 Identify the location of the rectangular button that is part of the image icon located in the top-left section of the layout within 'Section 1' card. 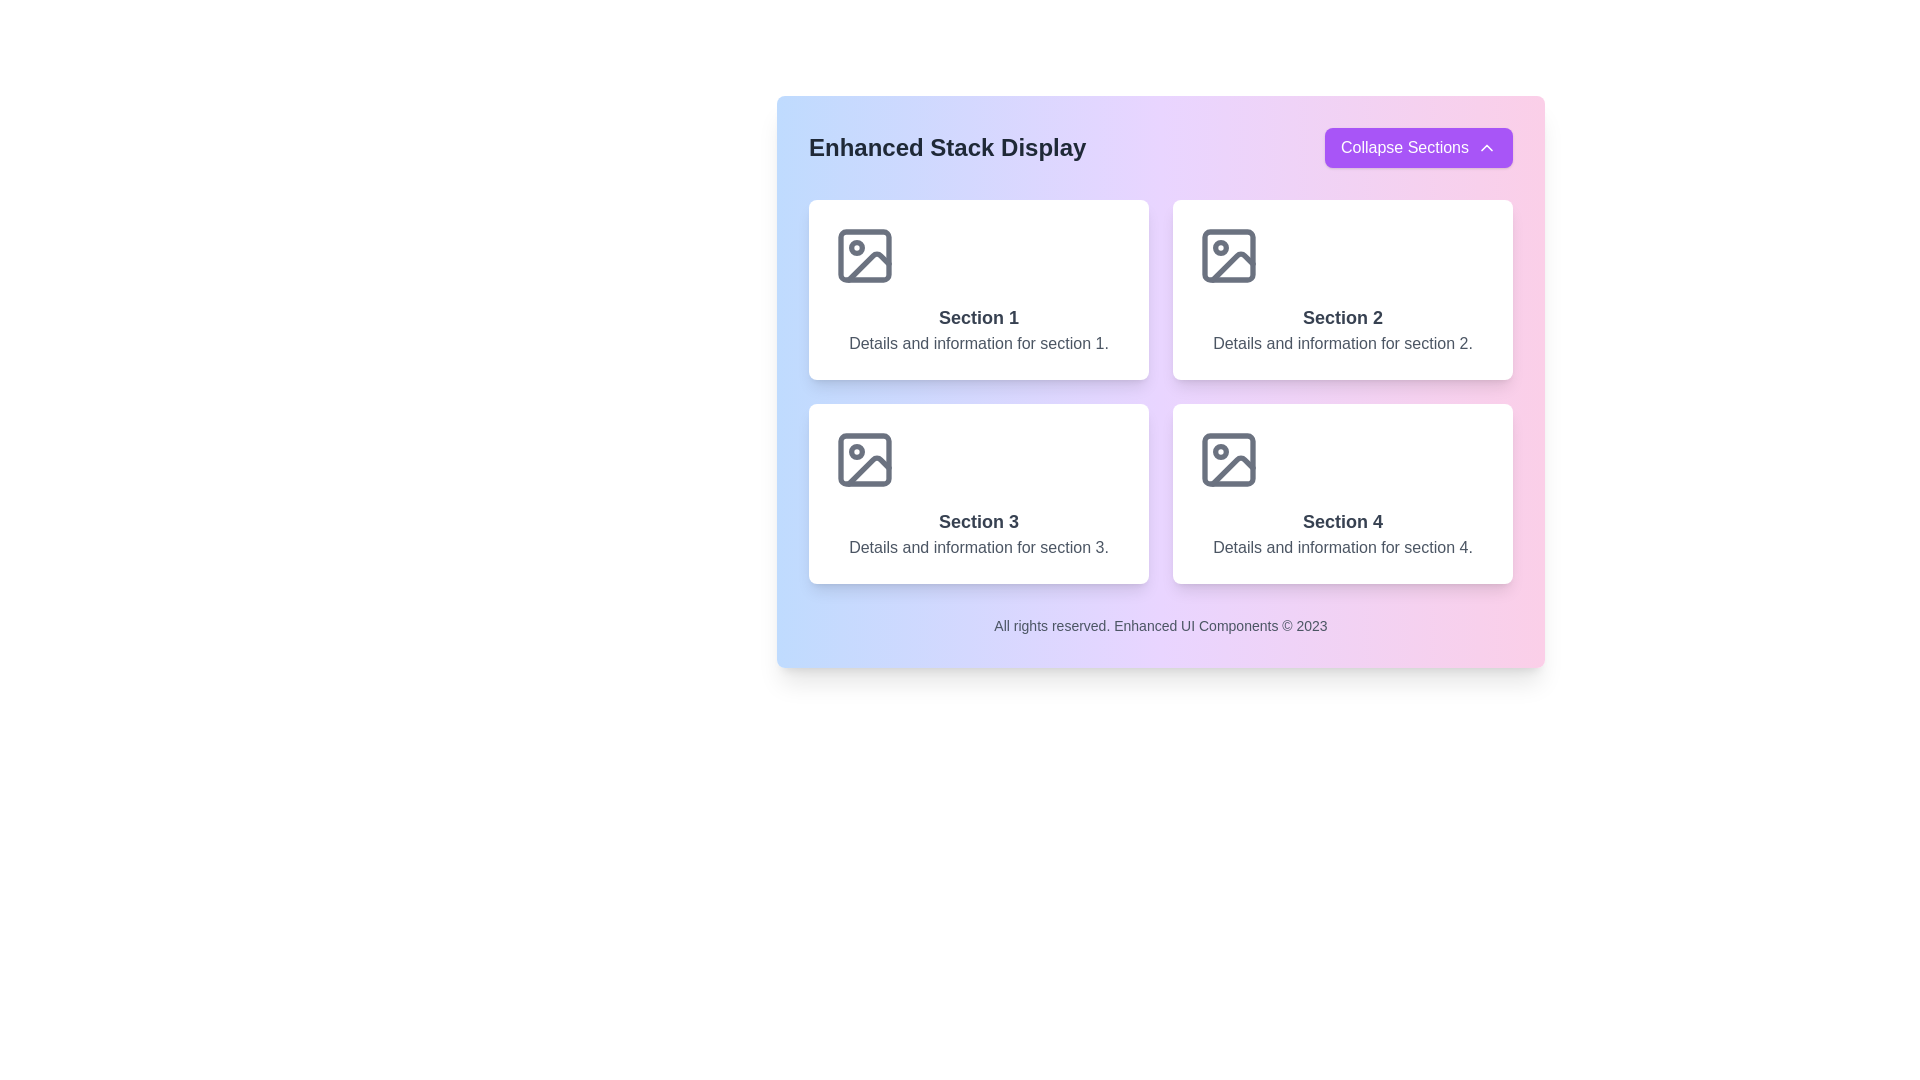
(864, 254).